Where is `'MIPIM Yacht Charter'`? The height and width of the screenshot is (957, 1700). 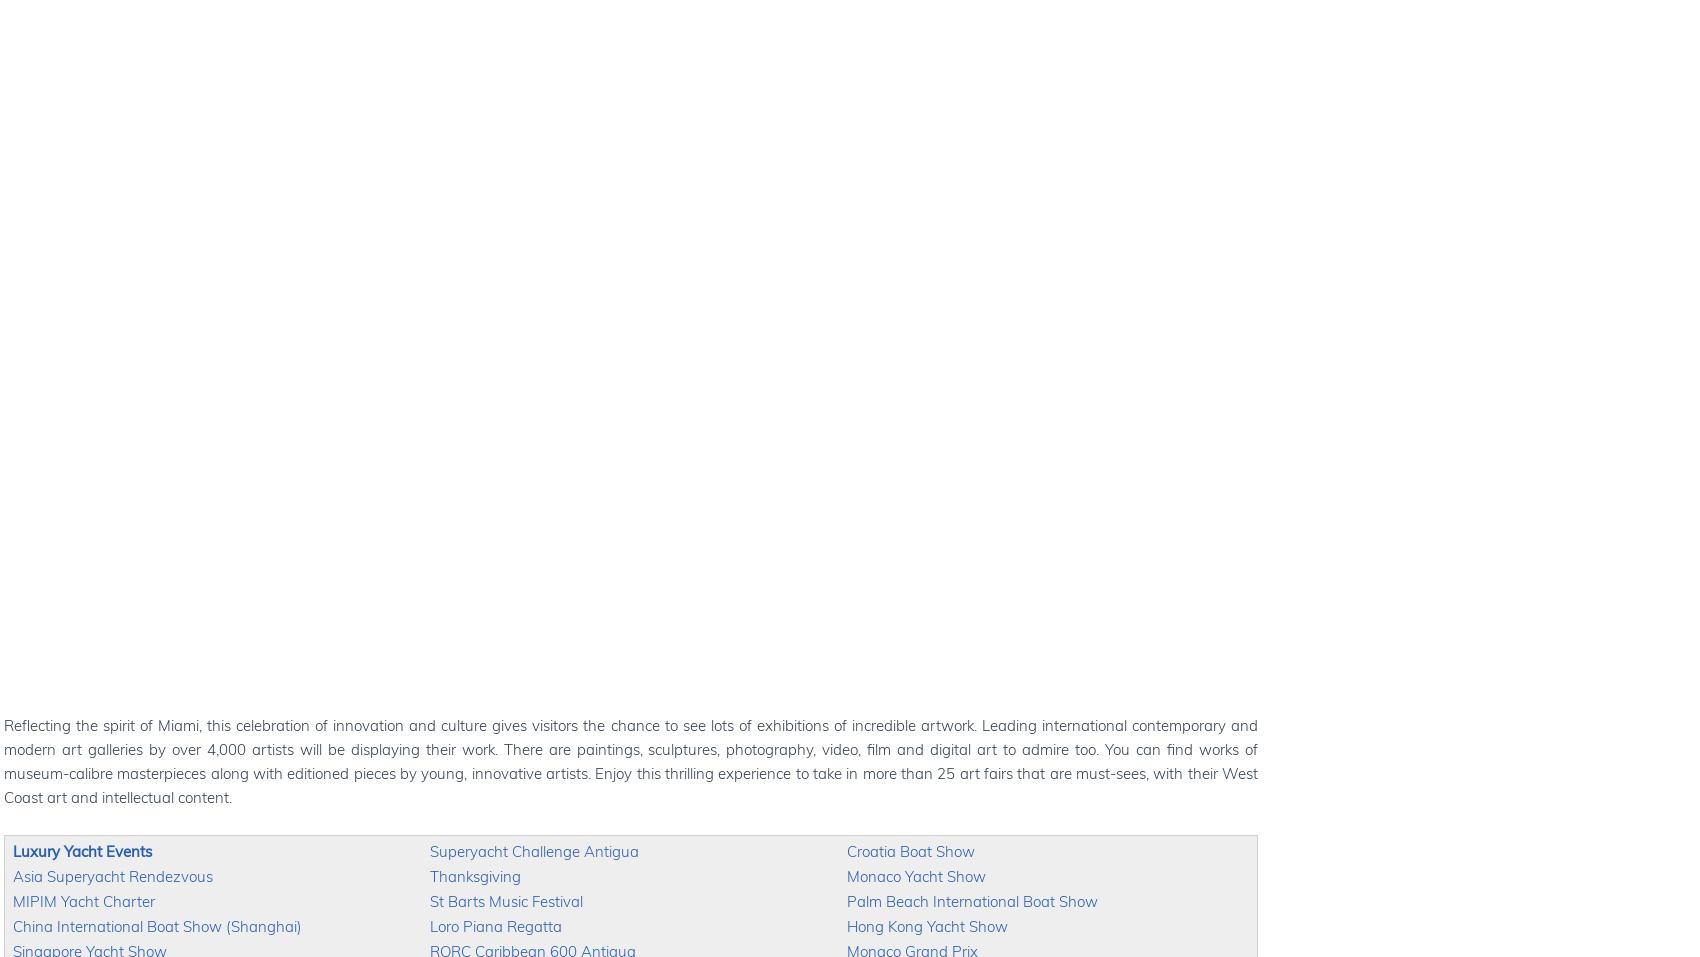
'MIPIM Yacht Charter' is located at coordinates (83, 901).